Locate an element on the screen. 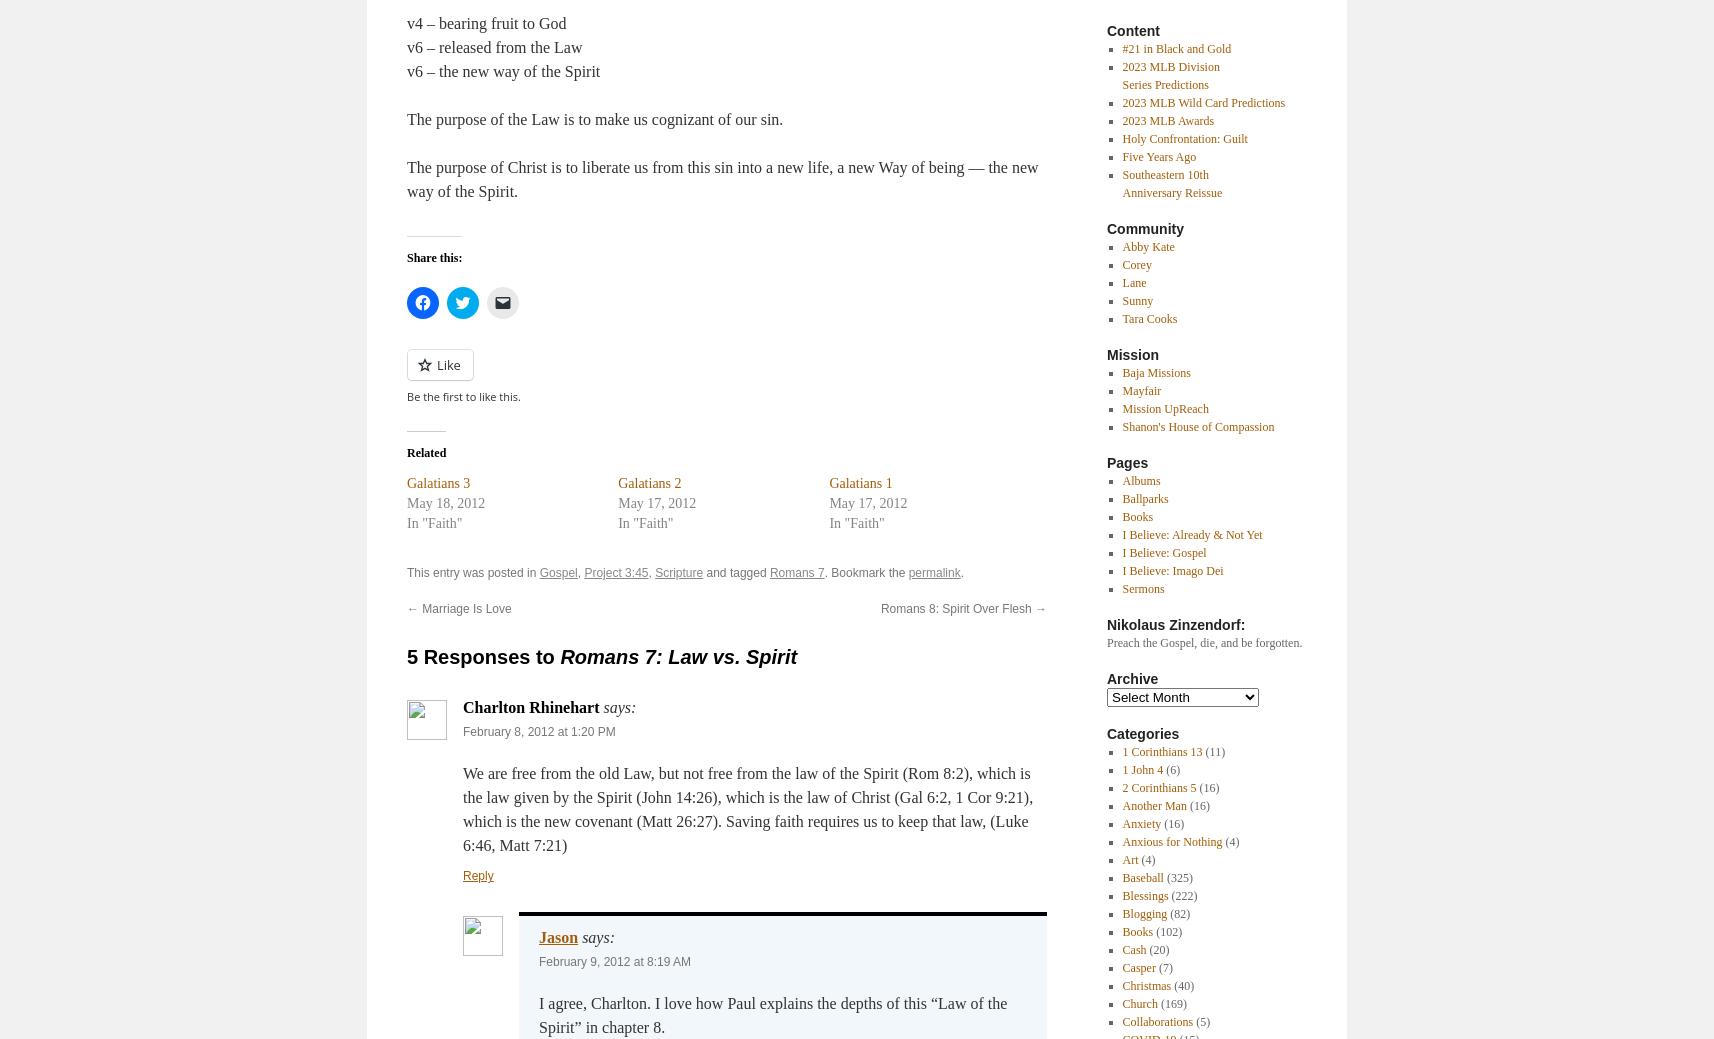  'Anxious for Nothing' is located at coordinates (1171, 841).